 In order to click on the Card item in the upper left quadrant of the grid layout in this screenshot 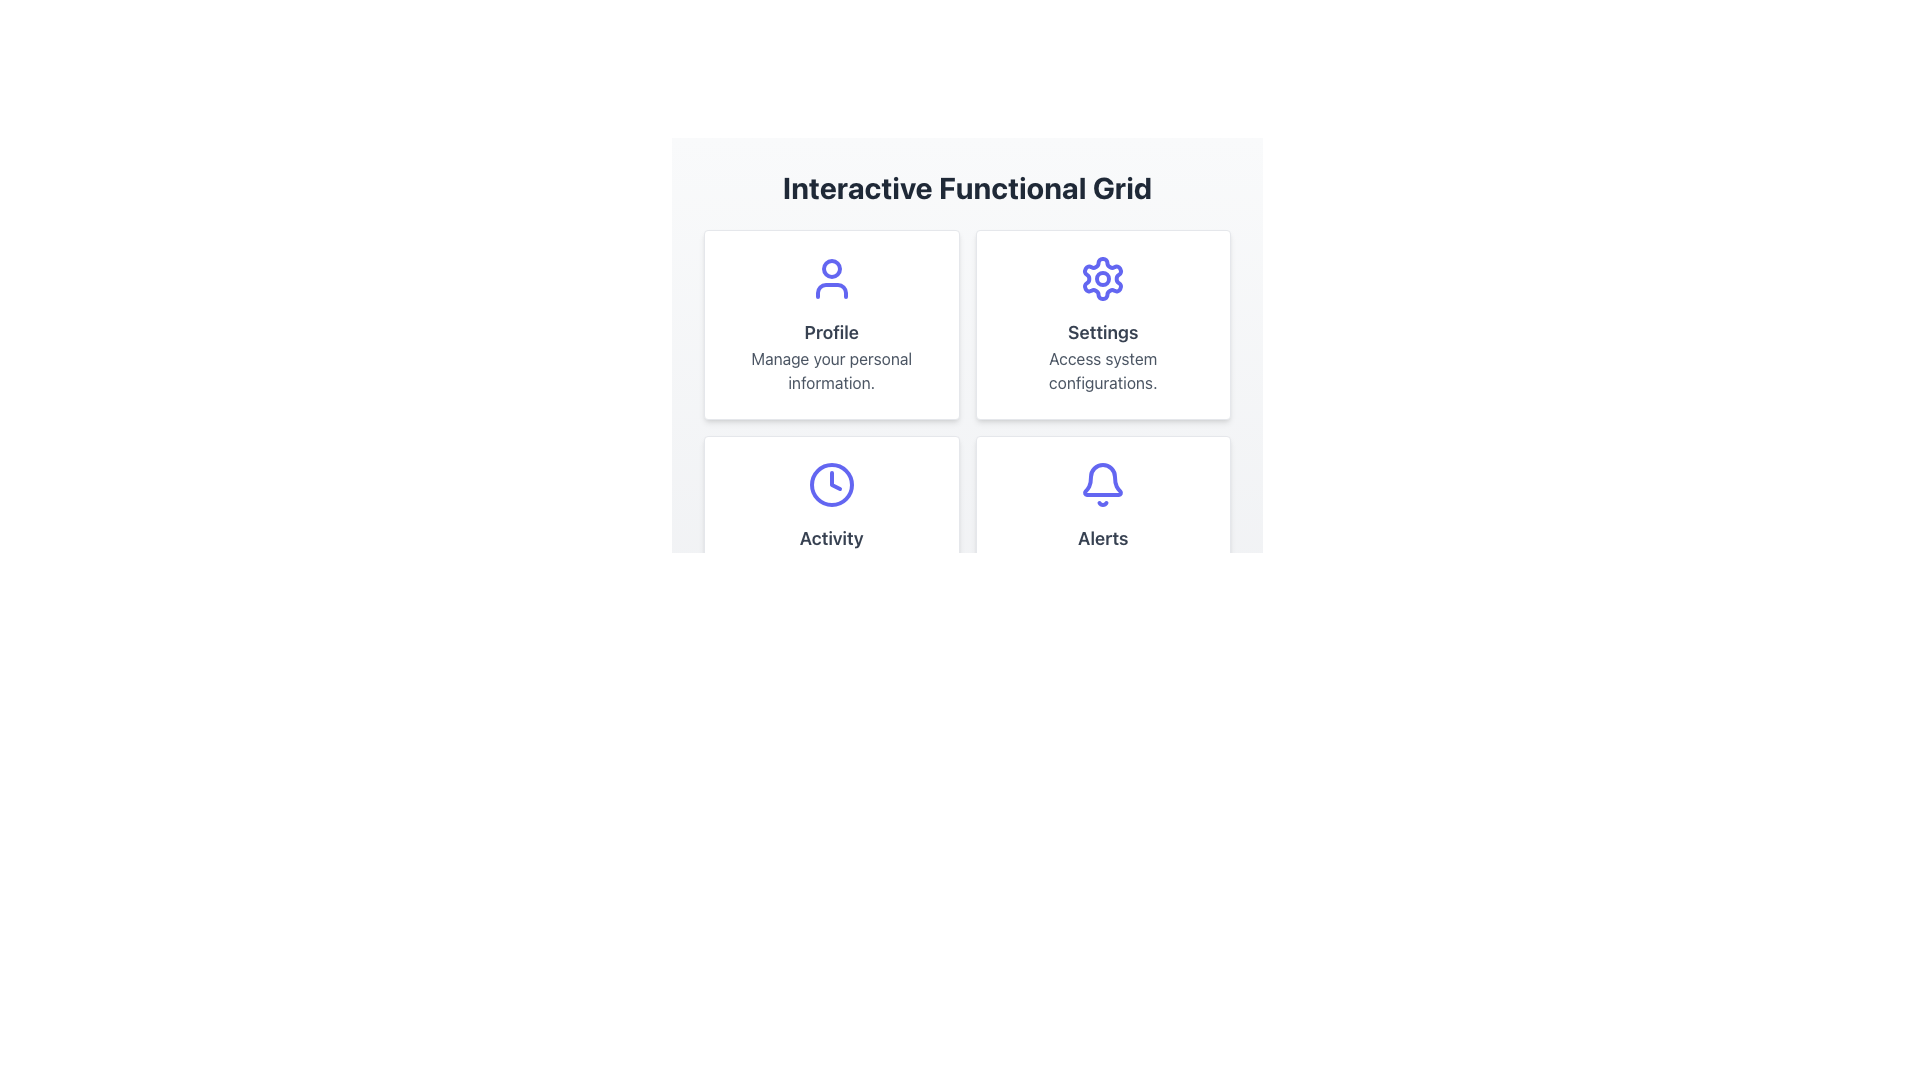, I will do `click(831, 323)`.